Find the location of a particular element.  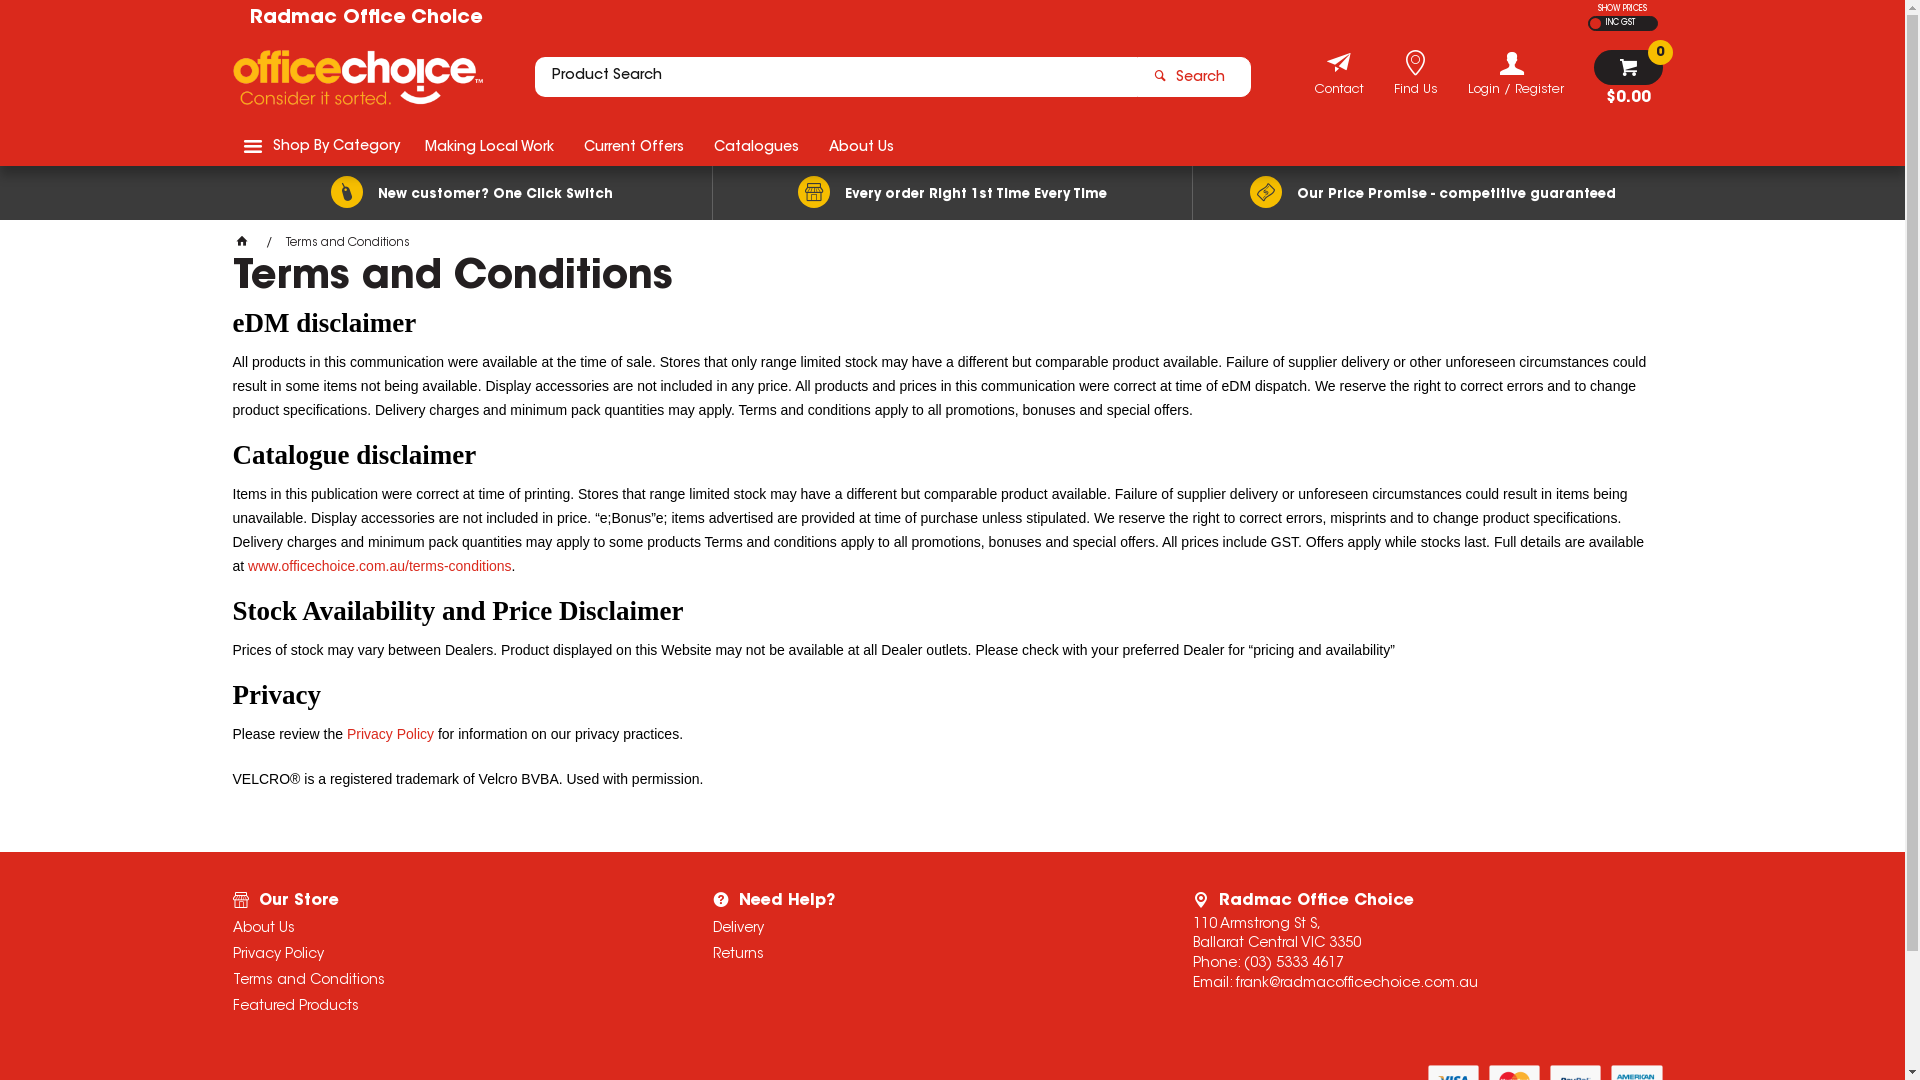

'(03) 5333 4617' is located at coordinates (1294, 963).